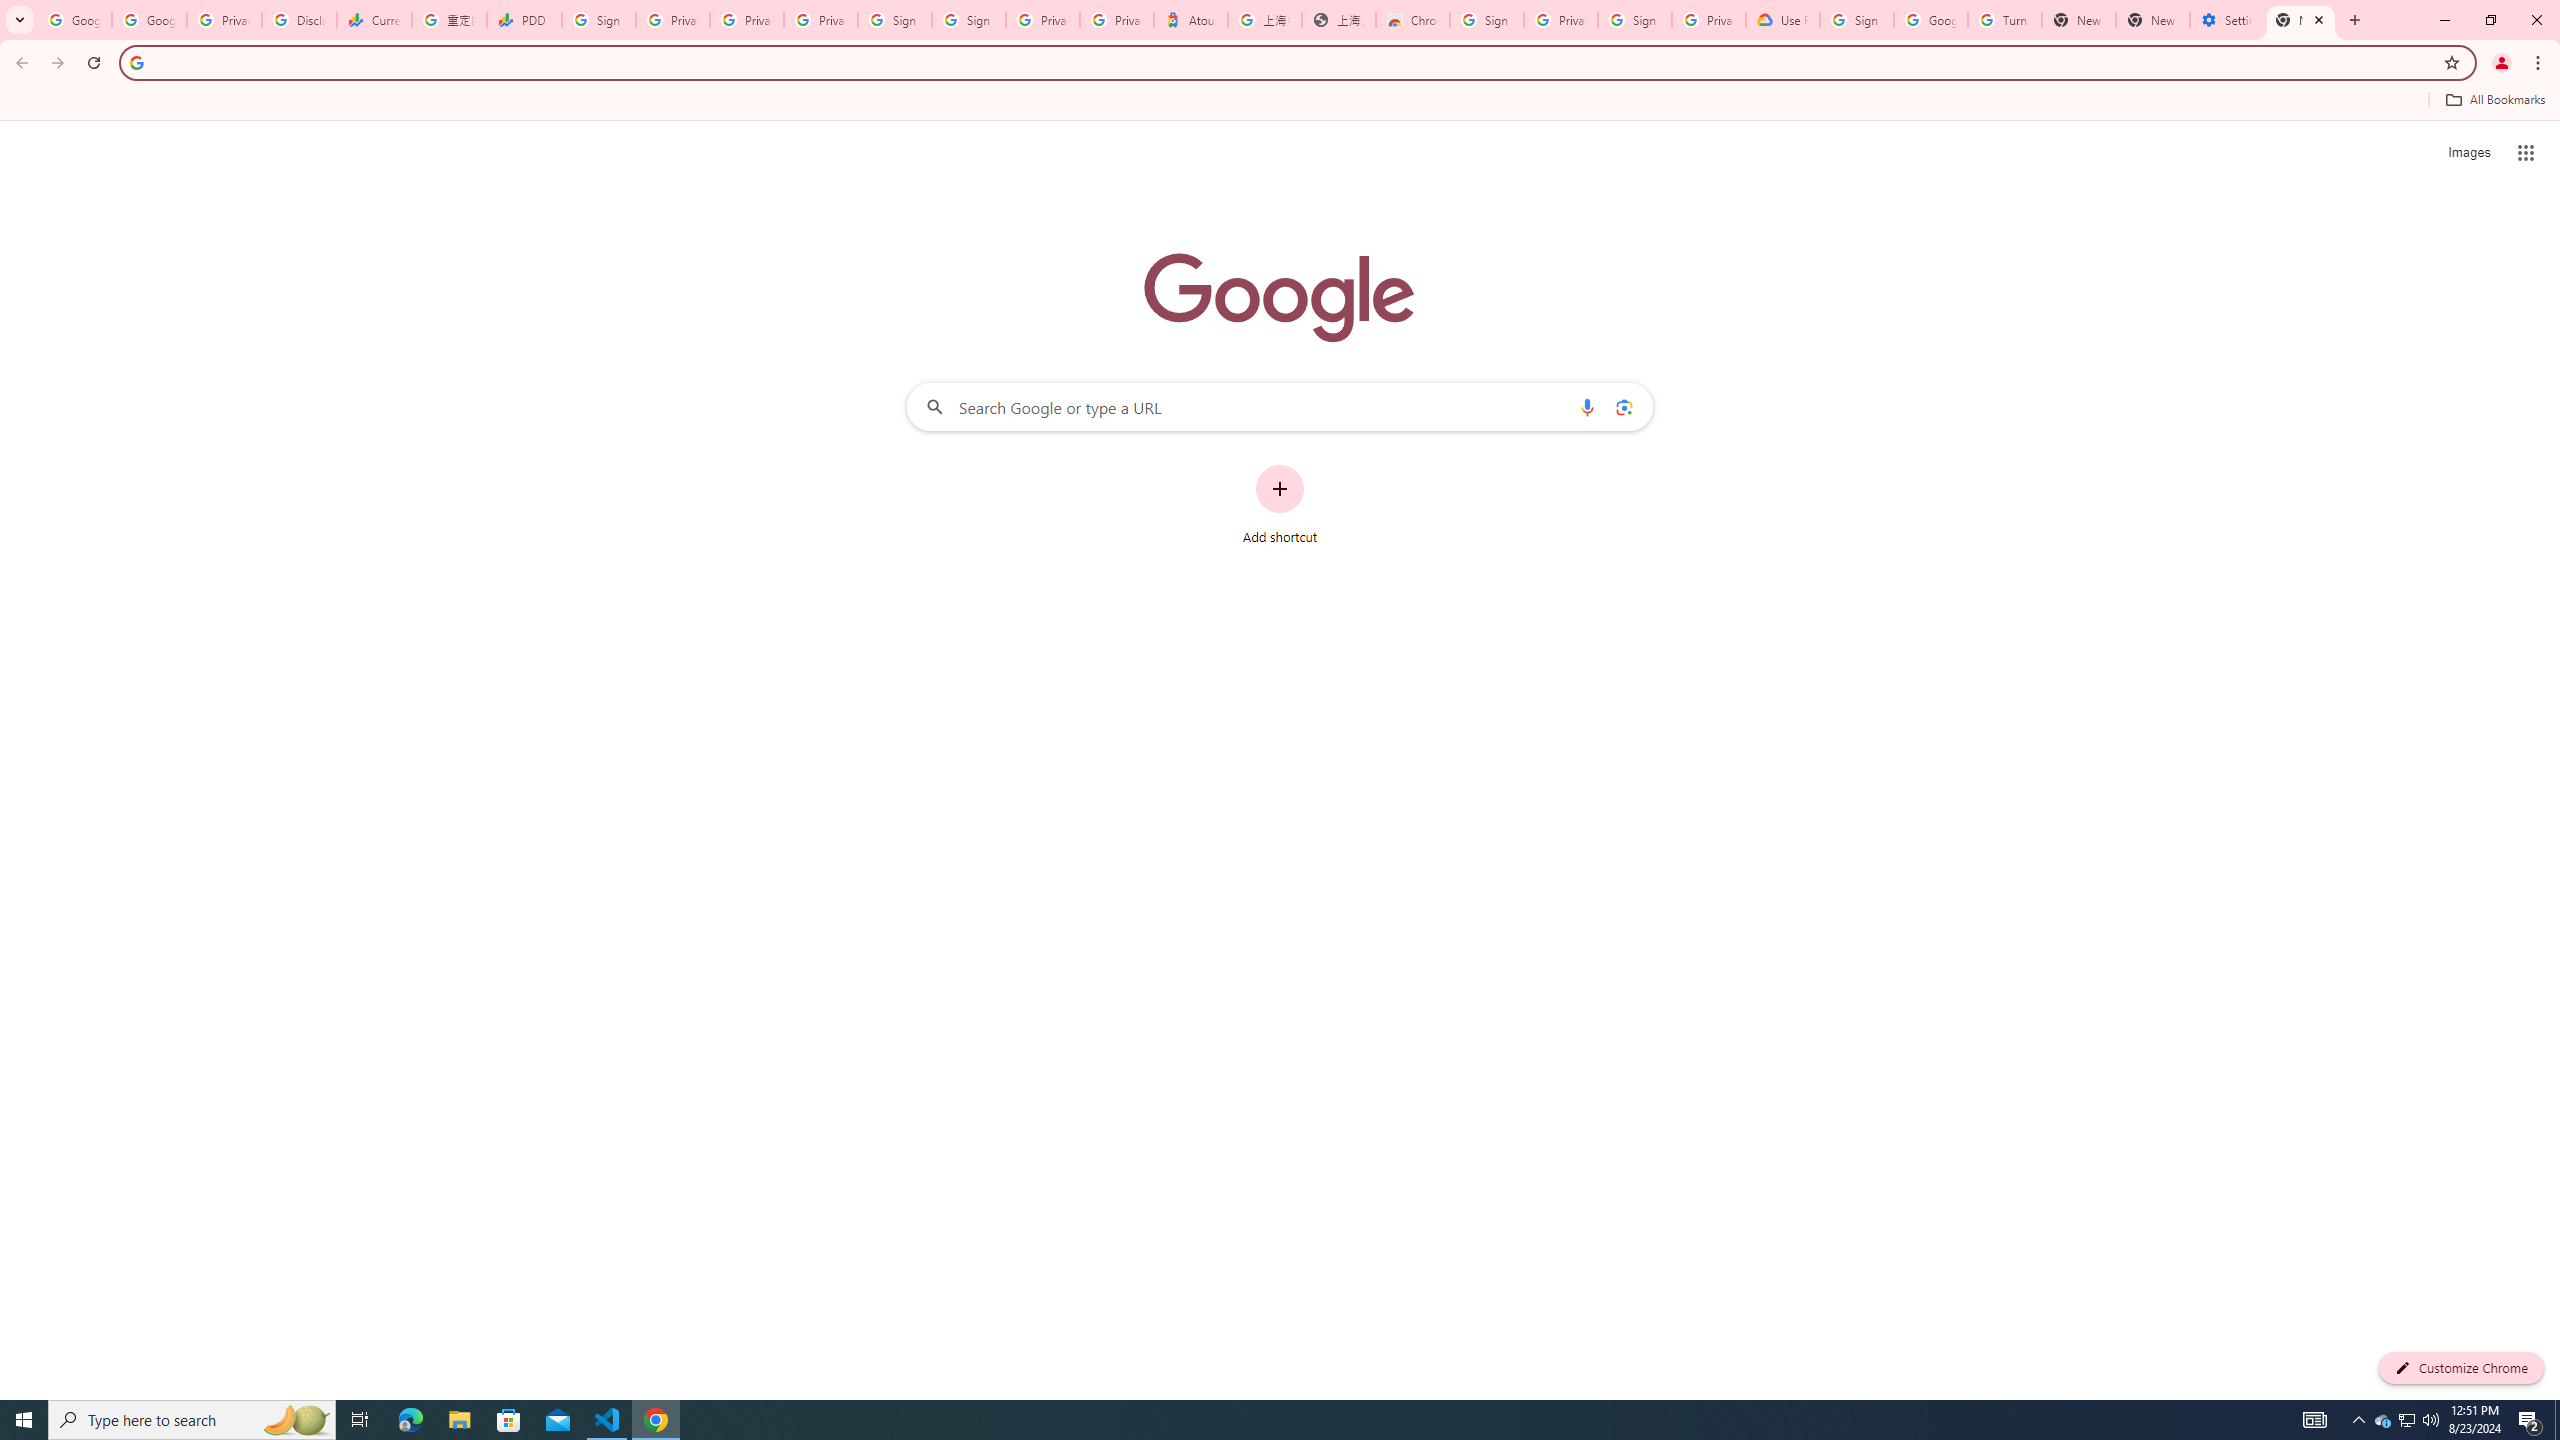  I want to click on 'New Tab', so click(2300, 19).